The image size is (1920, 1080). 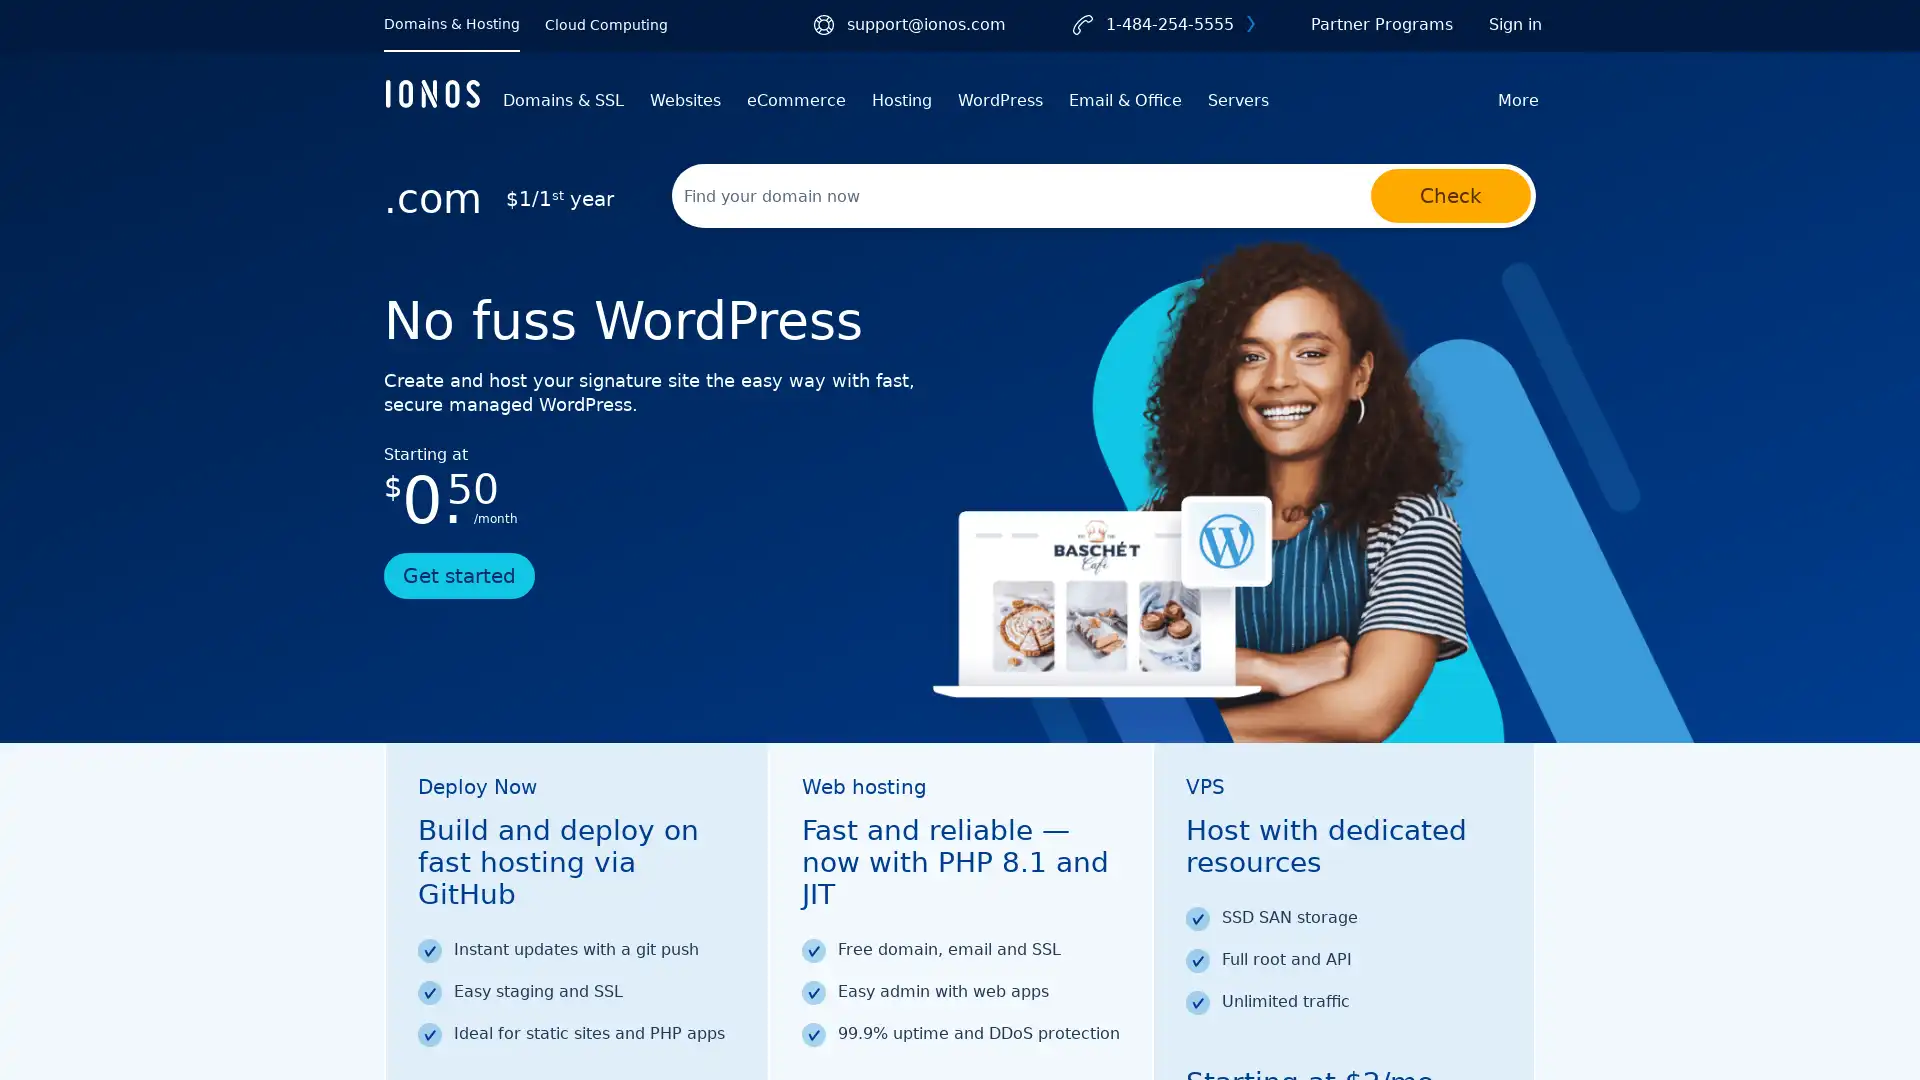 I want to click on Servers, so click(x=1237, y=100).